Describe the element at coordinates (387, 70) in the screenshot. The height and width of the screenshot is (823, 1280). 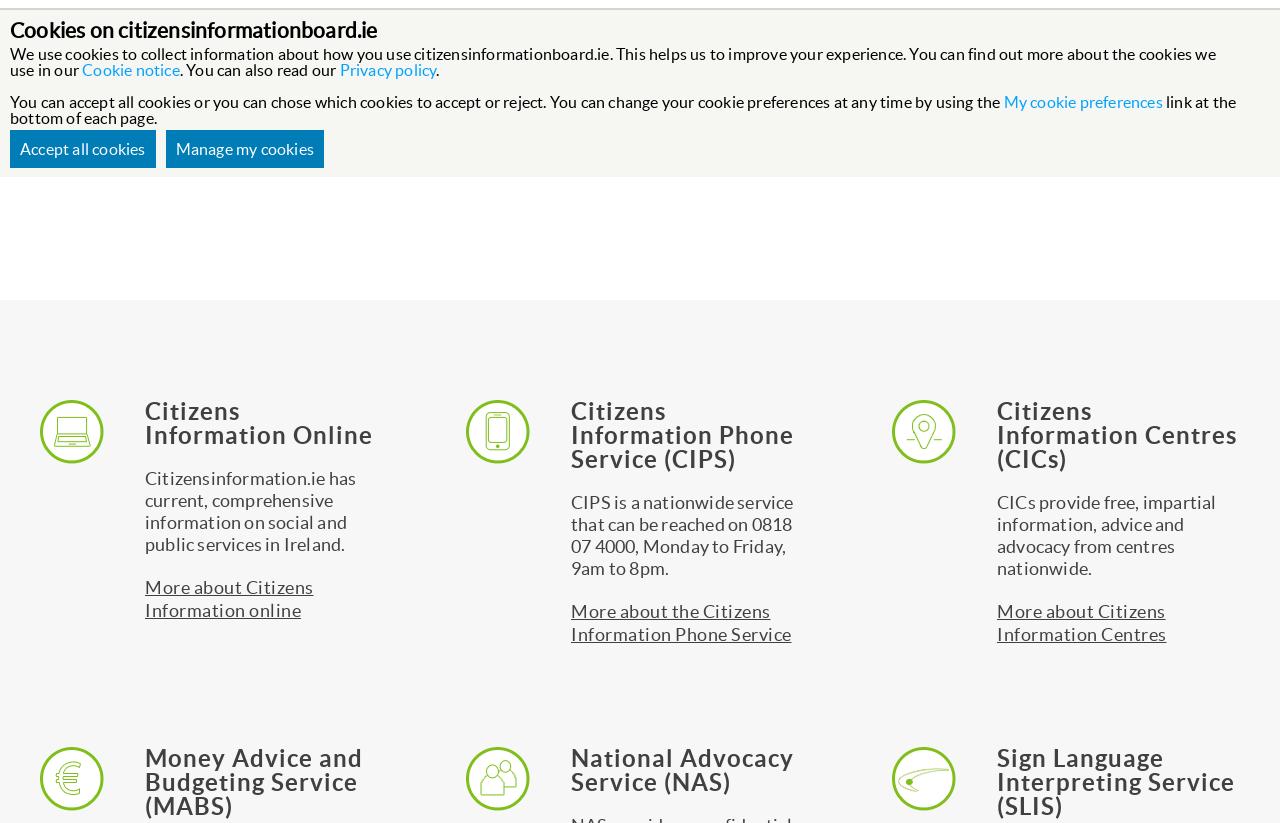
I see `'Privacy policy'` at that location.